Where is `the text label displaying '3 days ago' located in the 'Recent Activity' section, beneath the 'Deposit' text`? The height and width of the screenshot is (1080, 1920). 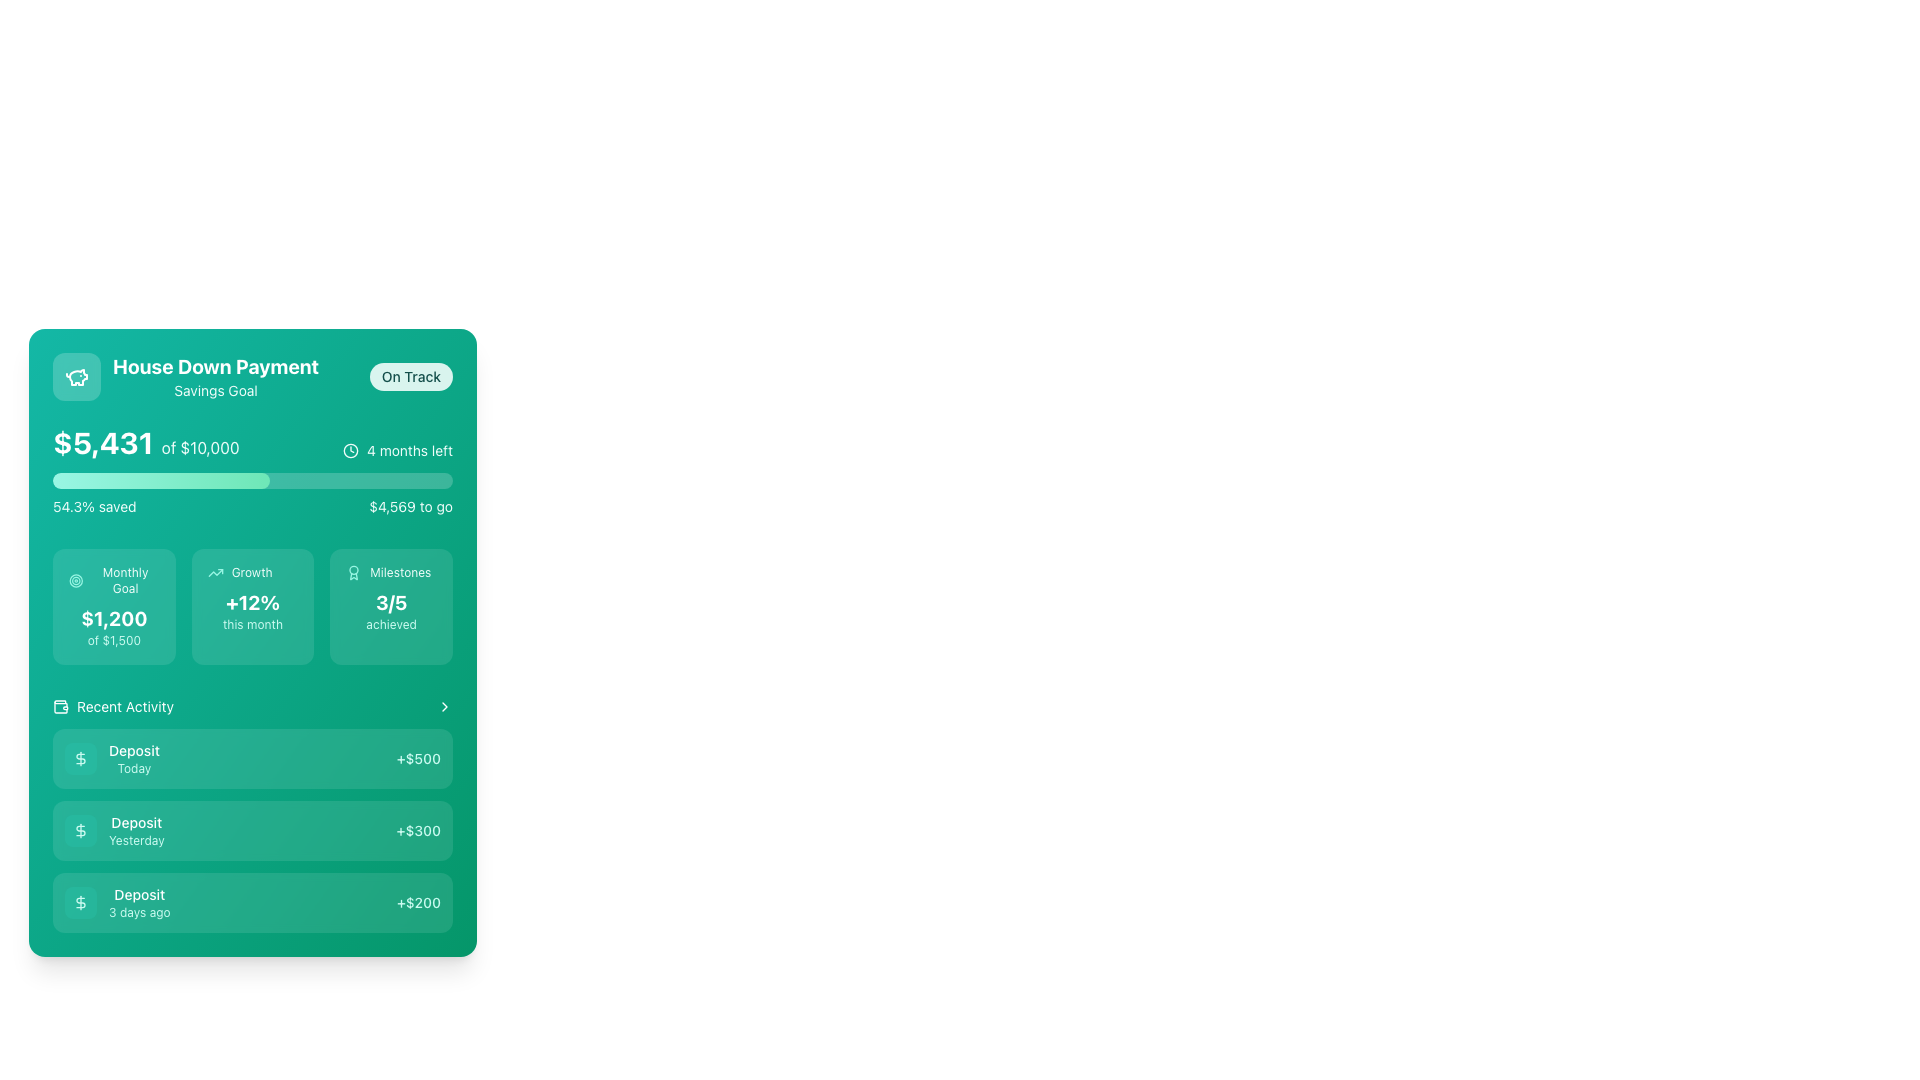
the text label displaying '3 days ago' located in the 'Recent Activity' section, beneath the 'Deposit' text is located at coordinates (138, 913).